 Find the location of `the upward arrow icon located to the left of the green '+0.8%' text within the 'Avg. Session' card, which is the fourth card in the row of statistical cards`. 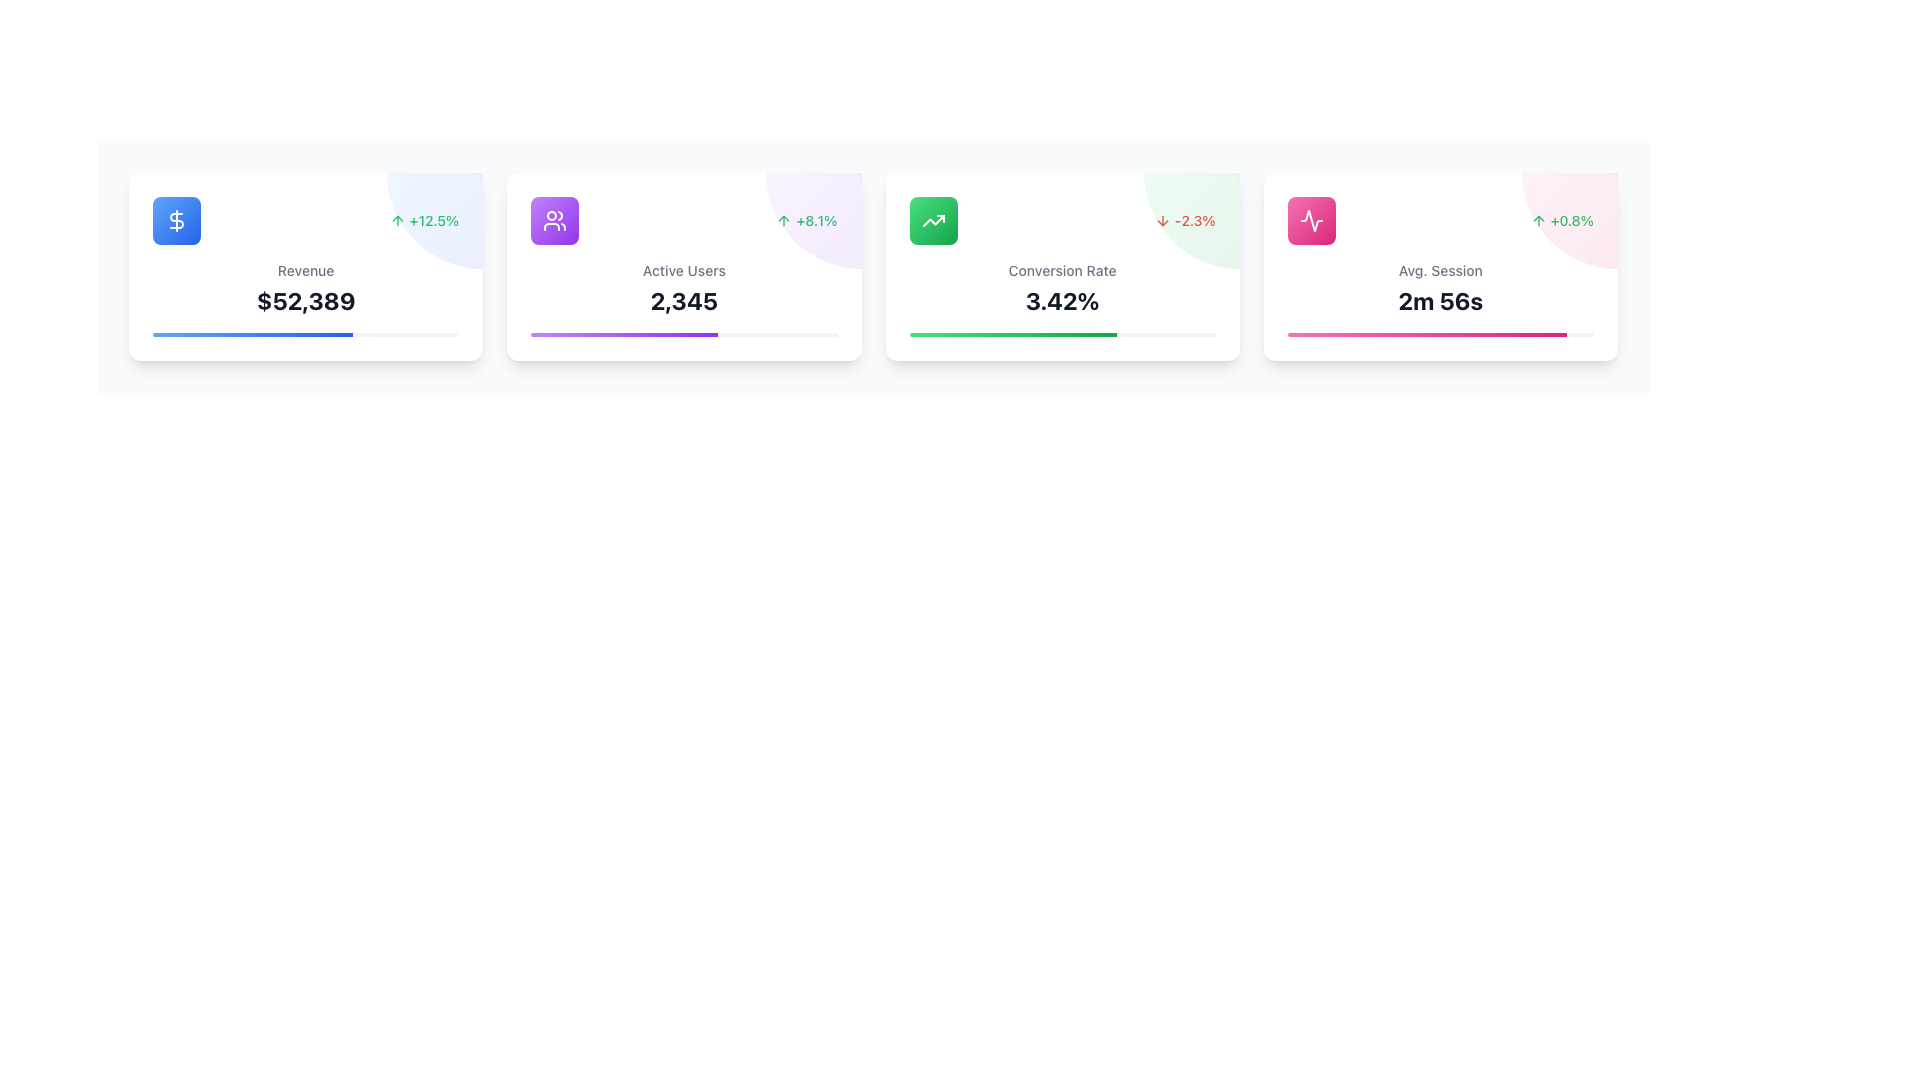

the upward arrow icon located to the left of the green '+0.8%' text within the 'Avg. Session' card, which is the fourth card in the row of statistical cards is located at coordinates (1537, 220).